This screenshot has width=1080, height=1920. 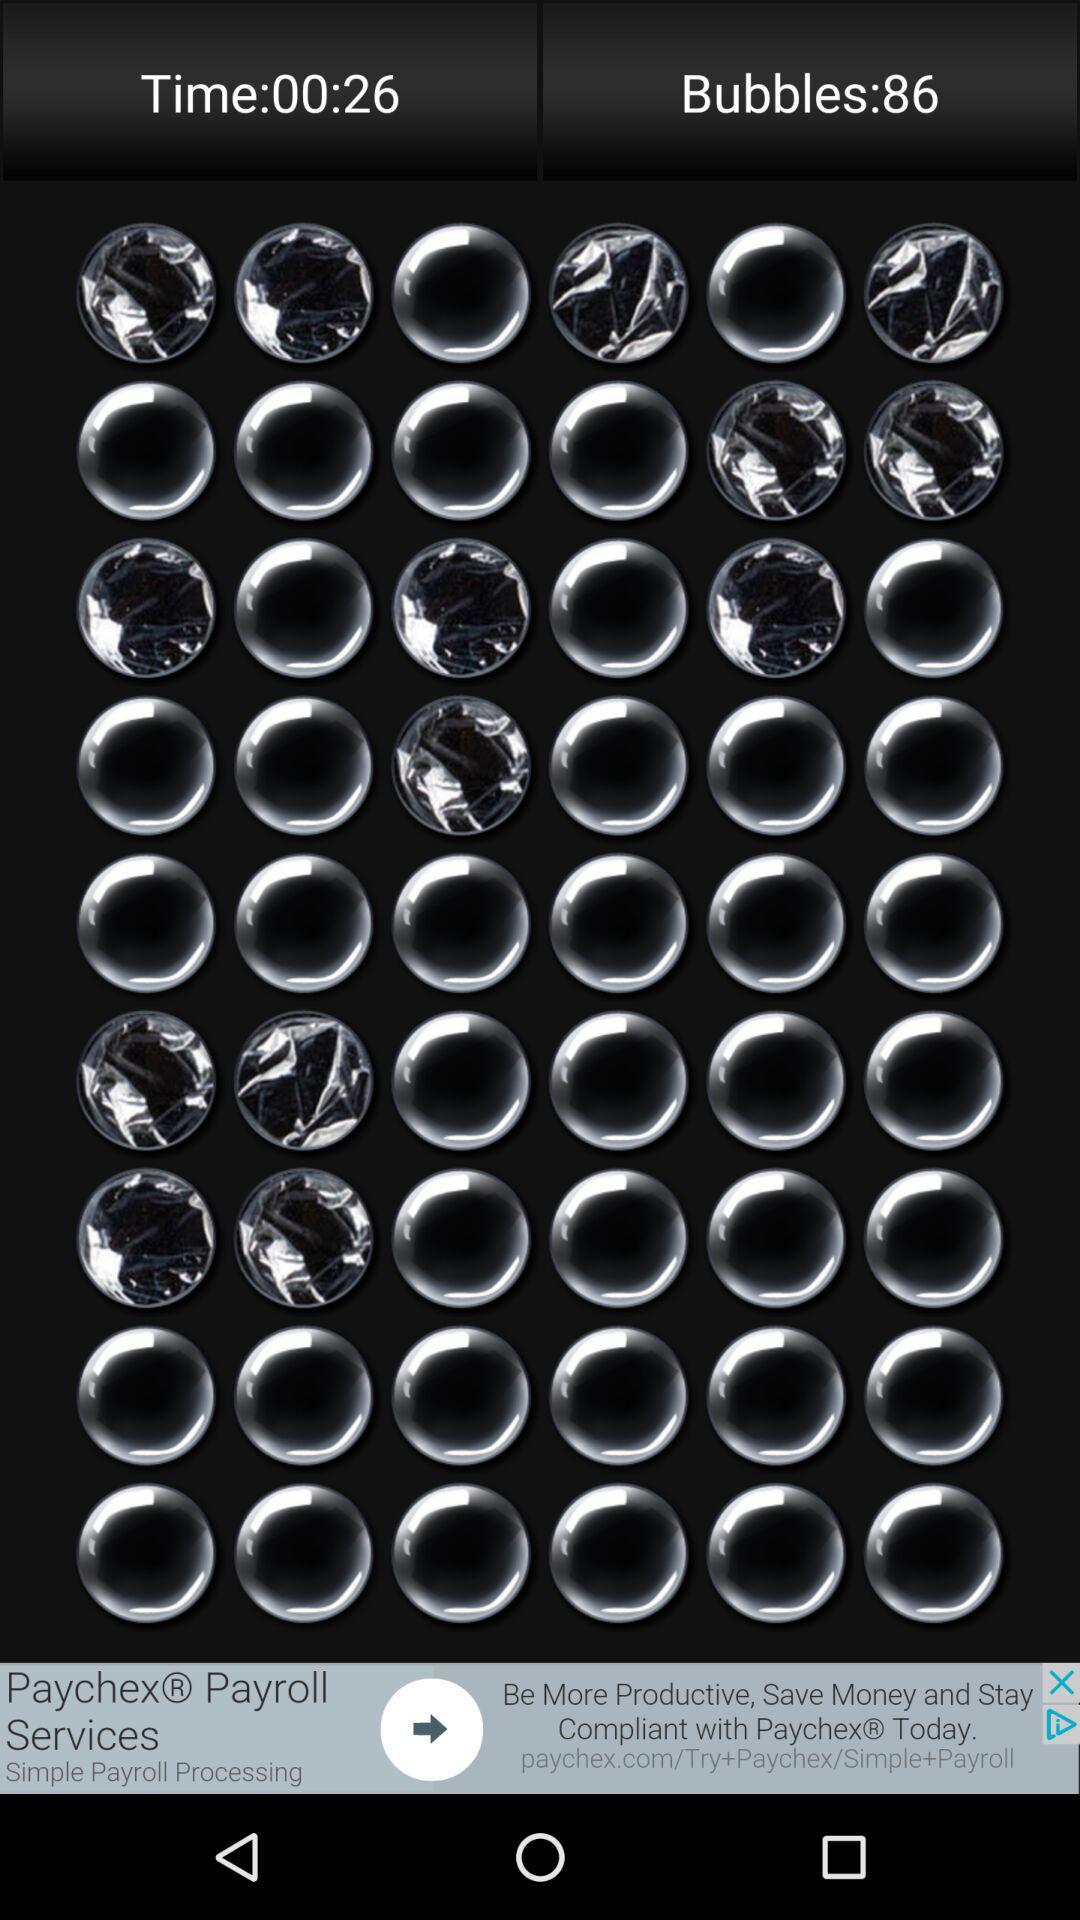 I want to click on click on icon, so click(x=145, y=922).